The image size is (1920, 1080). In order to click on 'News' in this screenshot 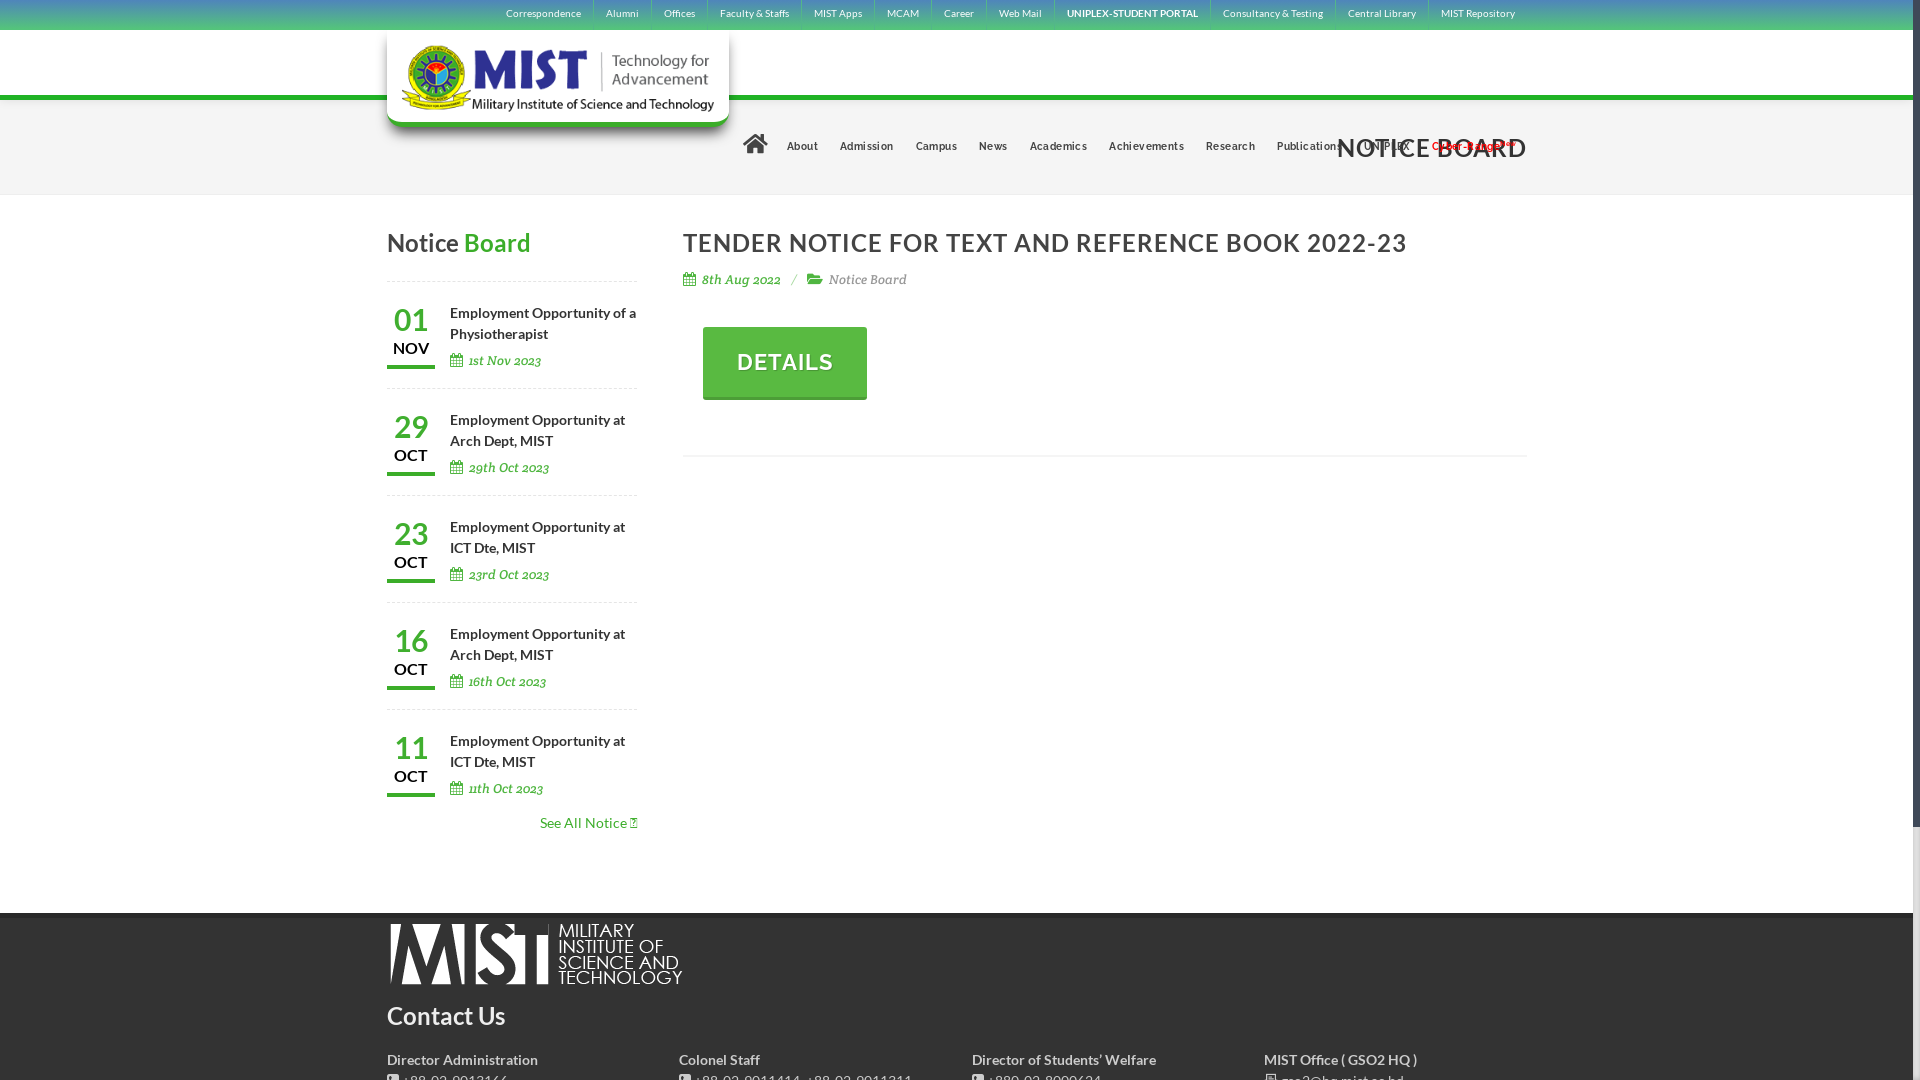, I will do `click(993, 145)`.